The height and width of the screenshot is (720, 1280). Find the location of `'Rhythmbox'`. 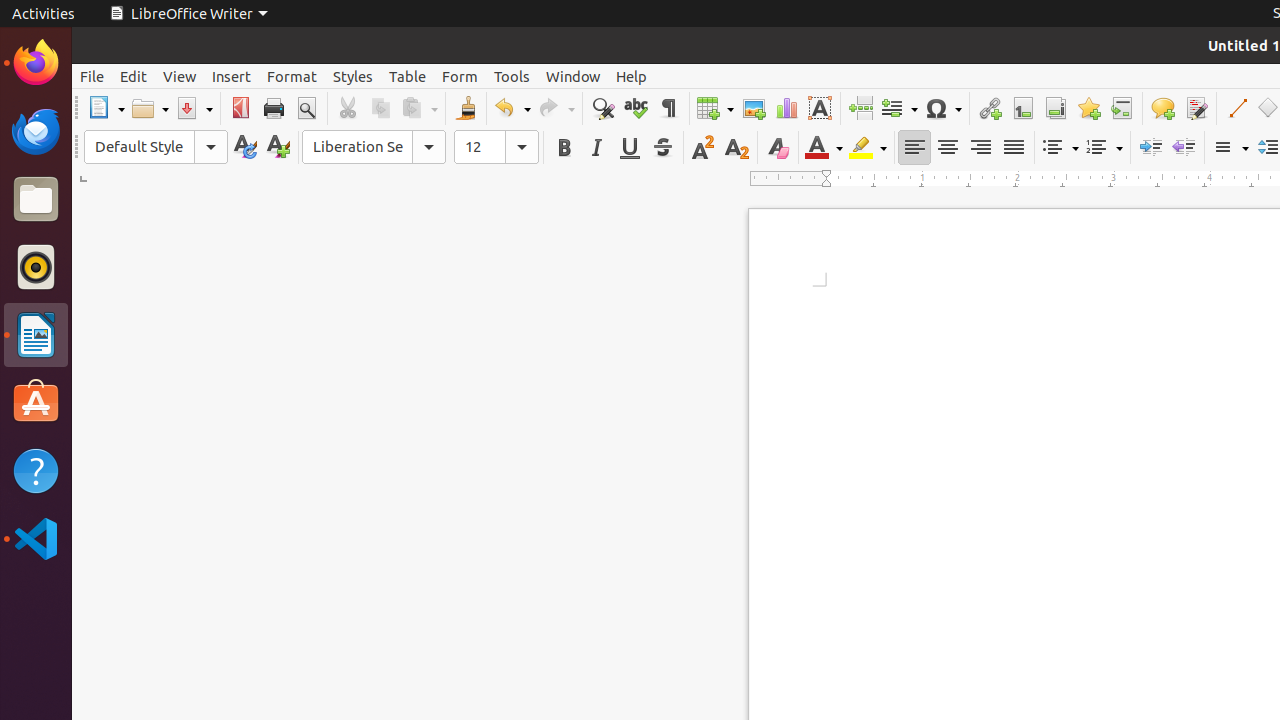

'Rhythmbox' is located at coordinates (35, 265).